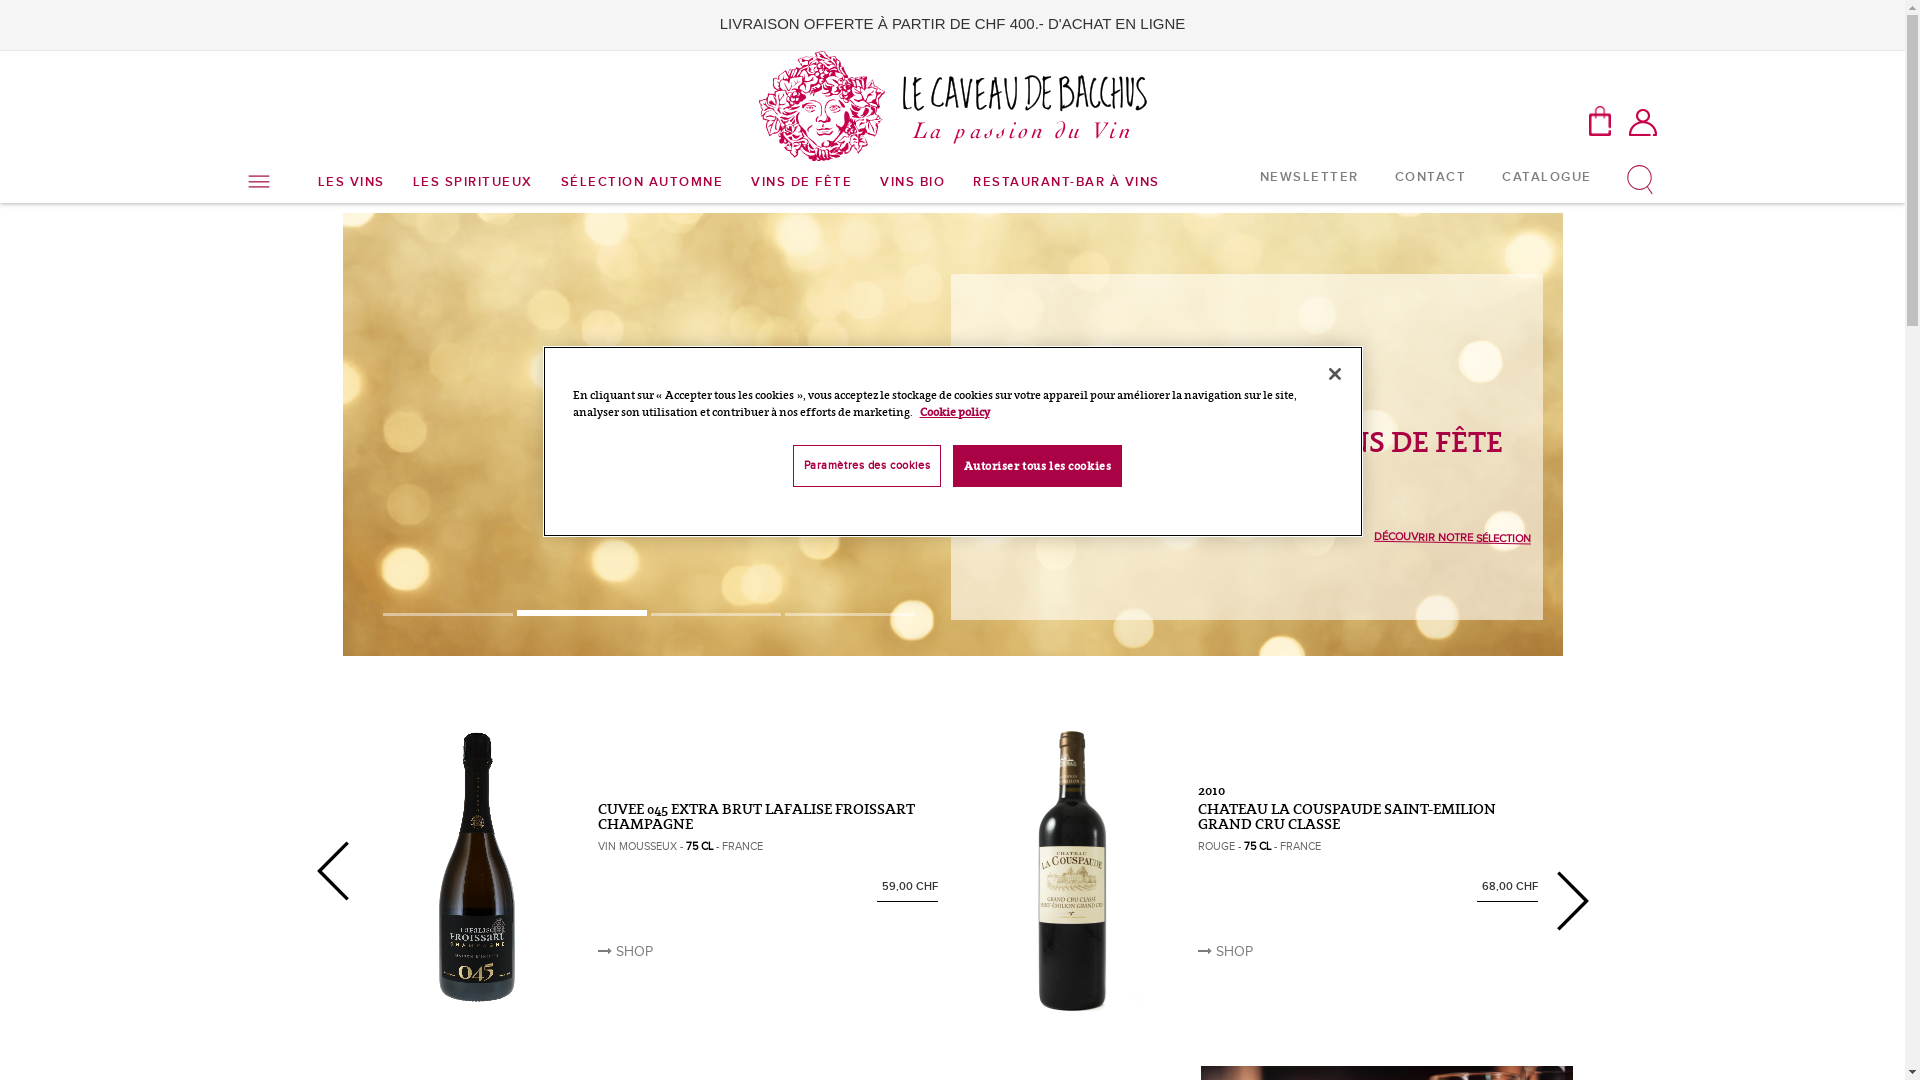 The height and width of the screenshot is (1080, 1920). I want to click on 'Cookie policy', so click(919, 410).